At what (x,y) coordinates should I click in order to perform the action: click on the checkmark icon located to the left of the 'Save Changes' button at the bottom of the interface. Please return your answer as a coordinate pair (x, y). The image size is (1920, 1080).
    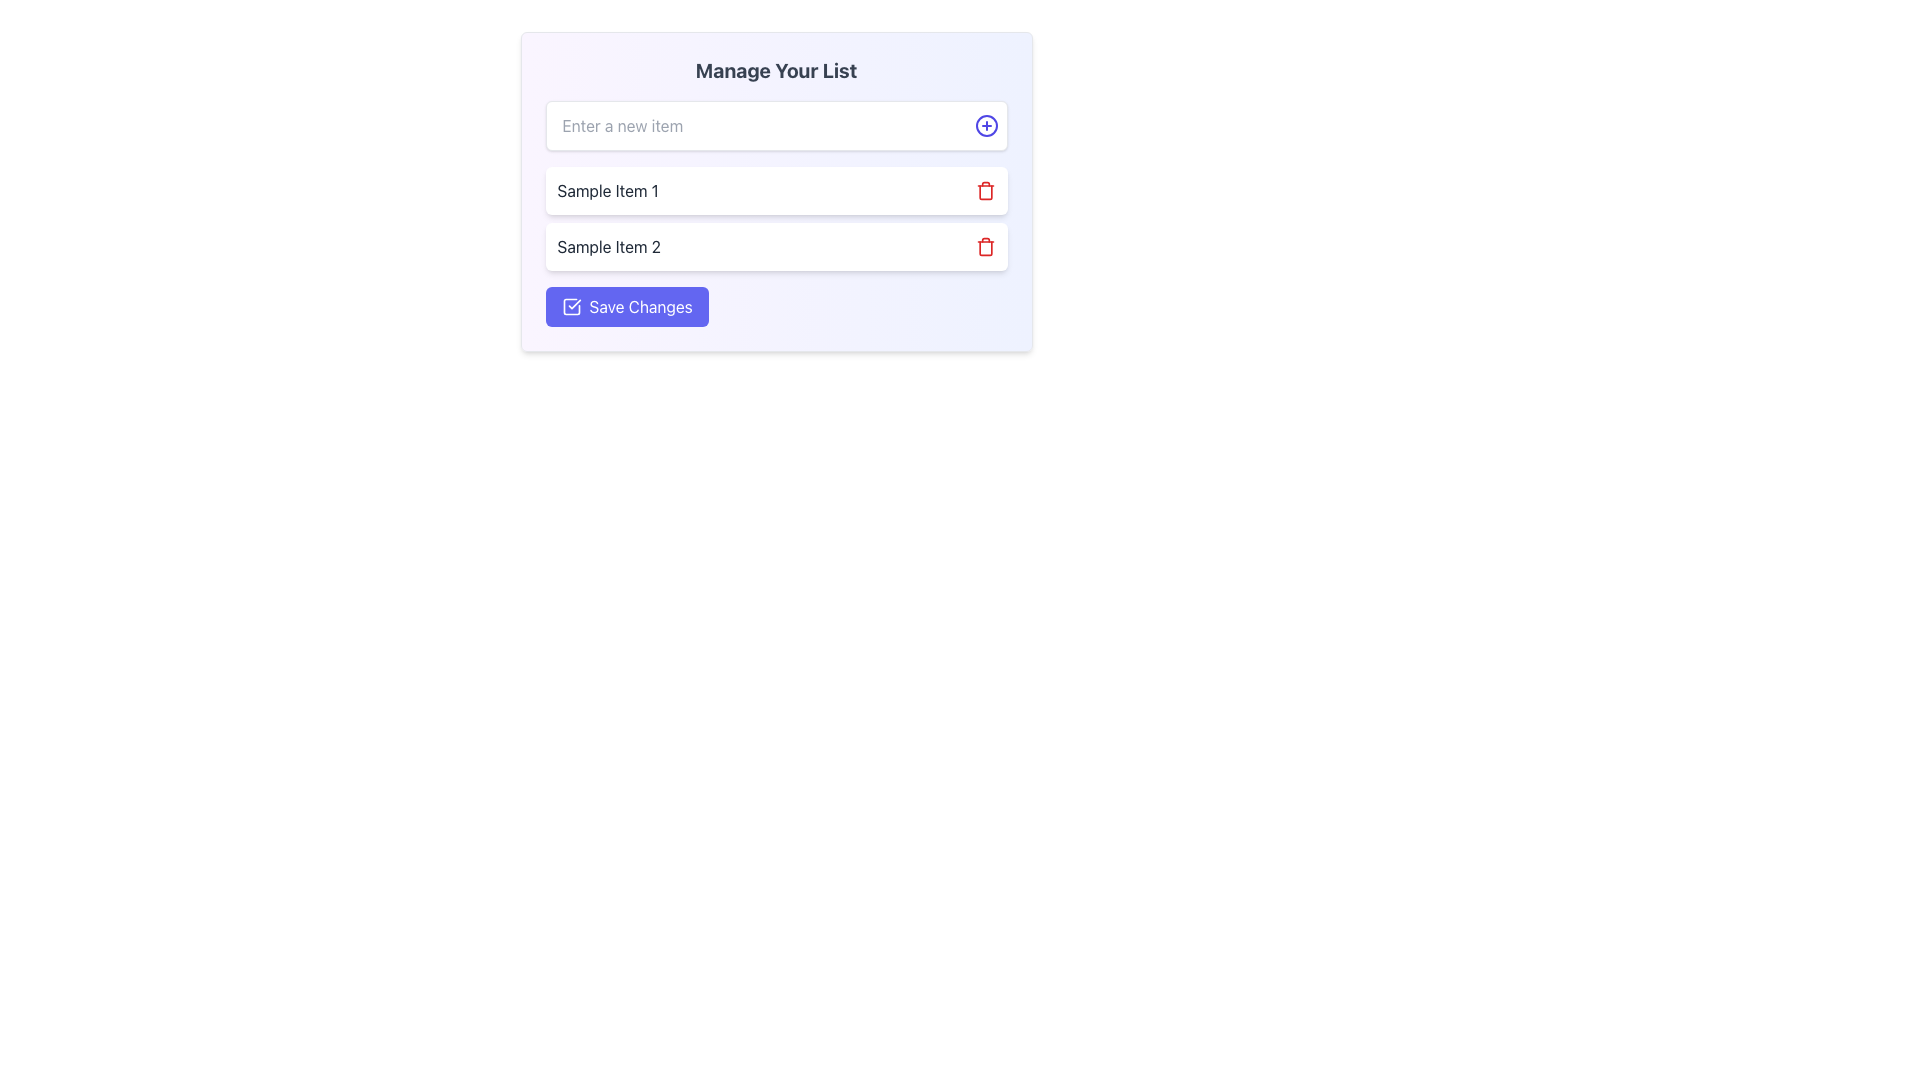
    Looking at the image, I should click on (570, 307).